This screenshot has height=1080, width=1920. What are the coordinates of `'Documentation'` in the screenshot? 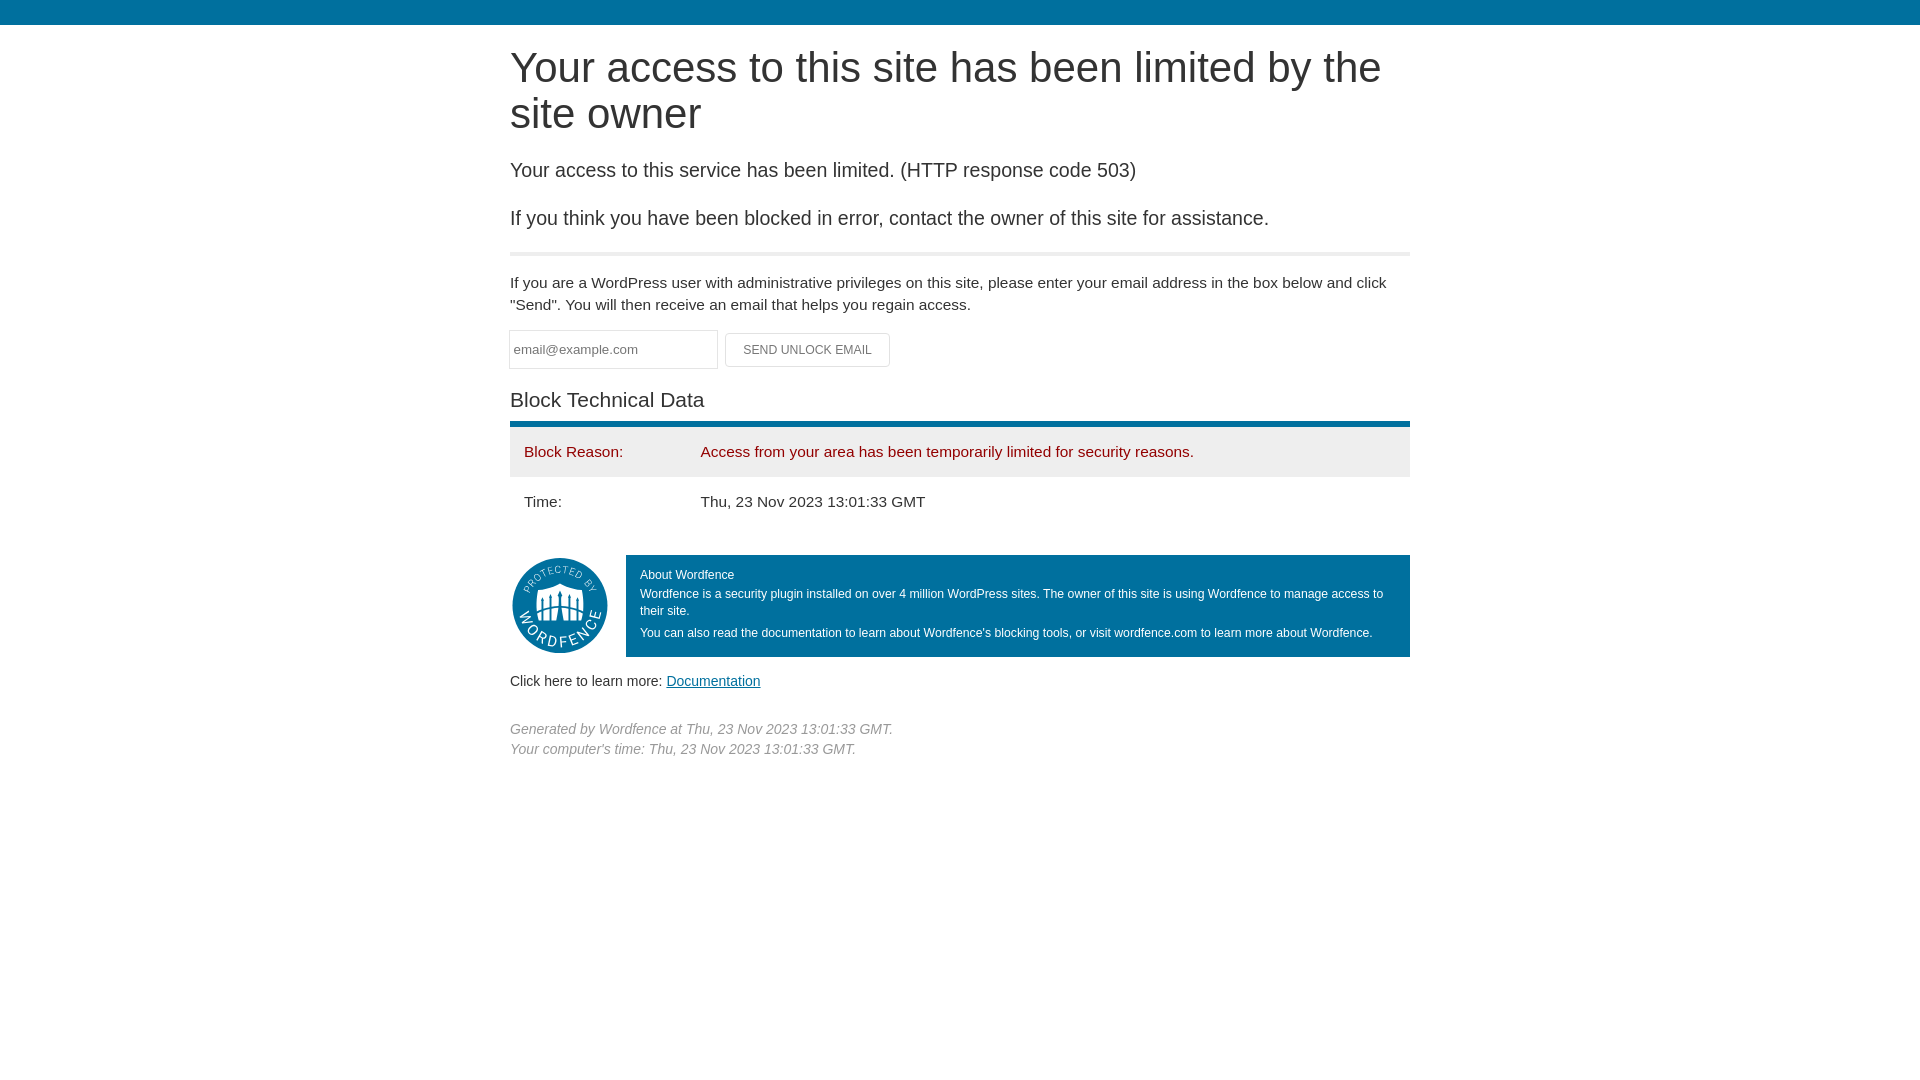 It's located at (666, 680).